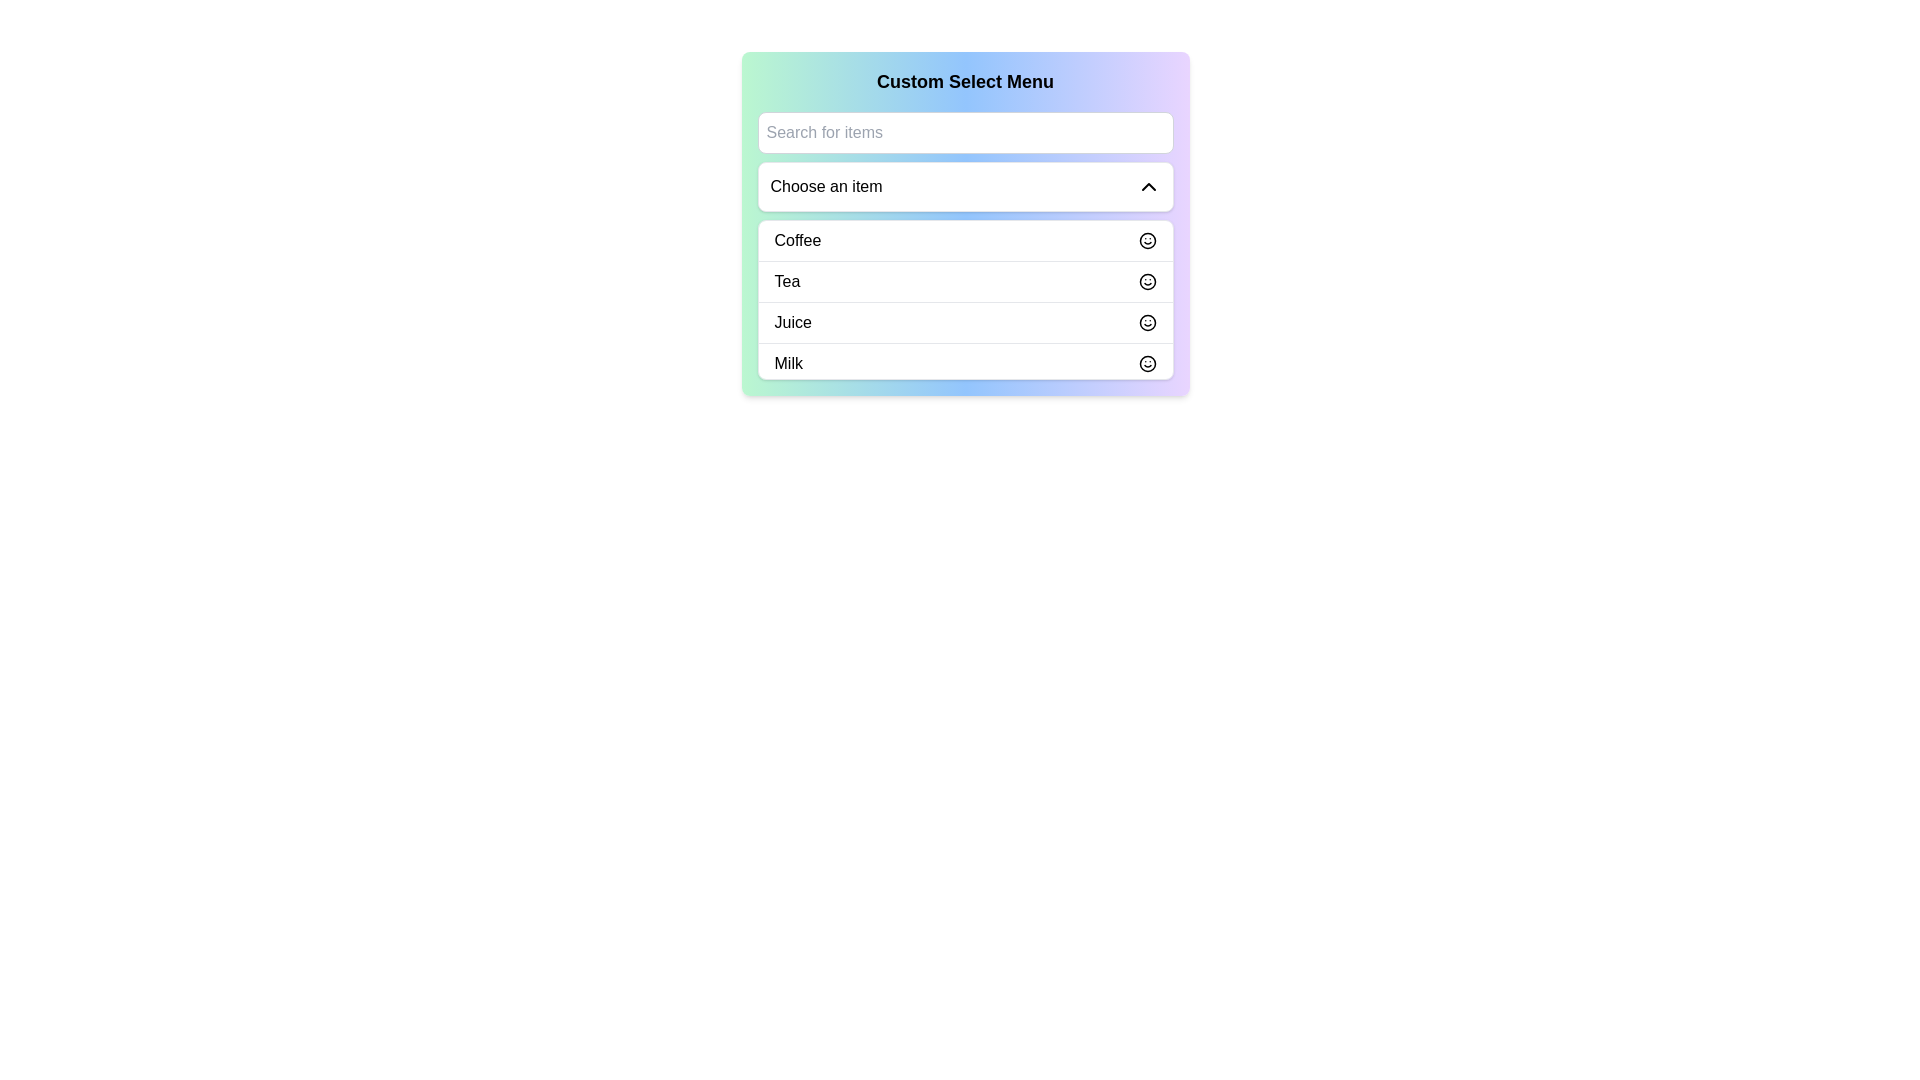  I want to click on the fourth item in the drop-down menu, which is labeled 'Milk', so click(965, 363).